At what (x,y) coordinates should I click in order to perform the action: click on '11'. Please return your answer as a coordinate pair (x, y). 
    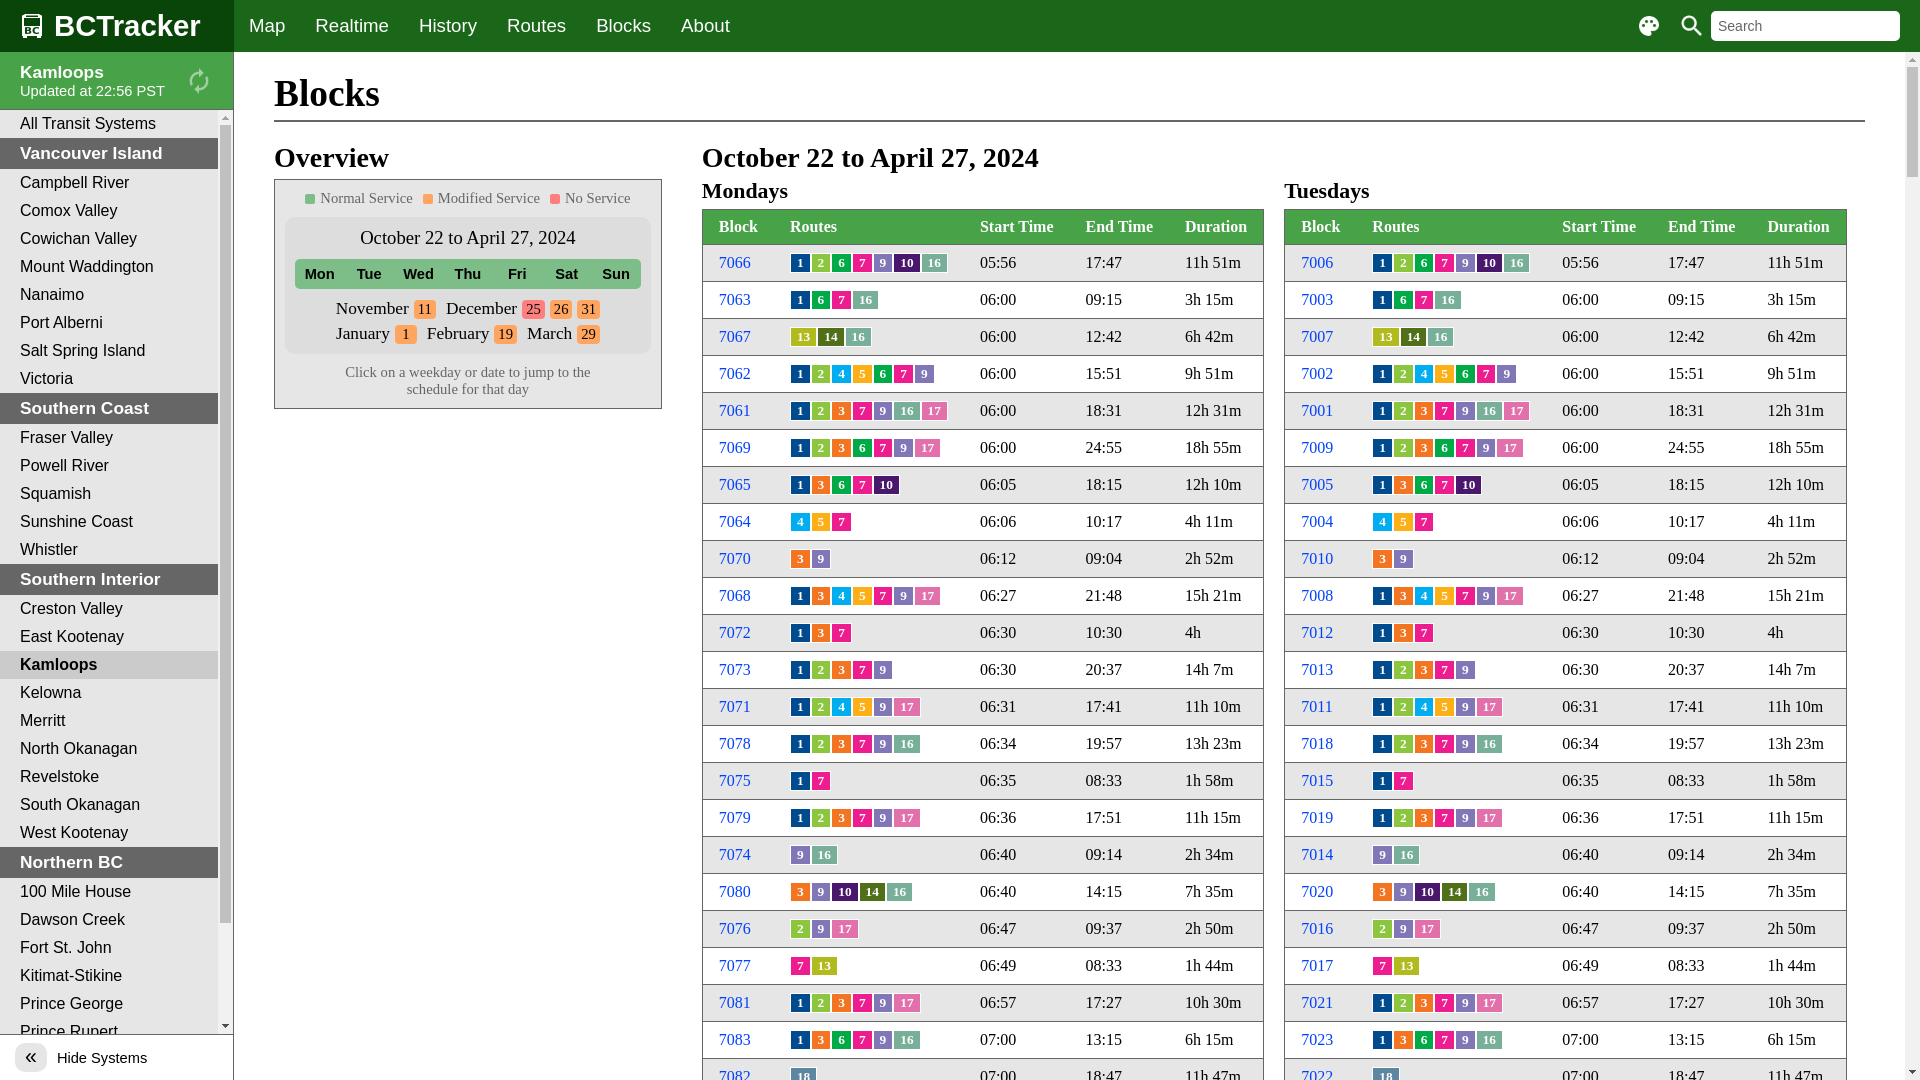
    Looking at the image, I should click on (412, 309).